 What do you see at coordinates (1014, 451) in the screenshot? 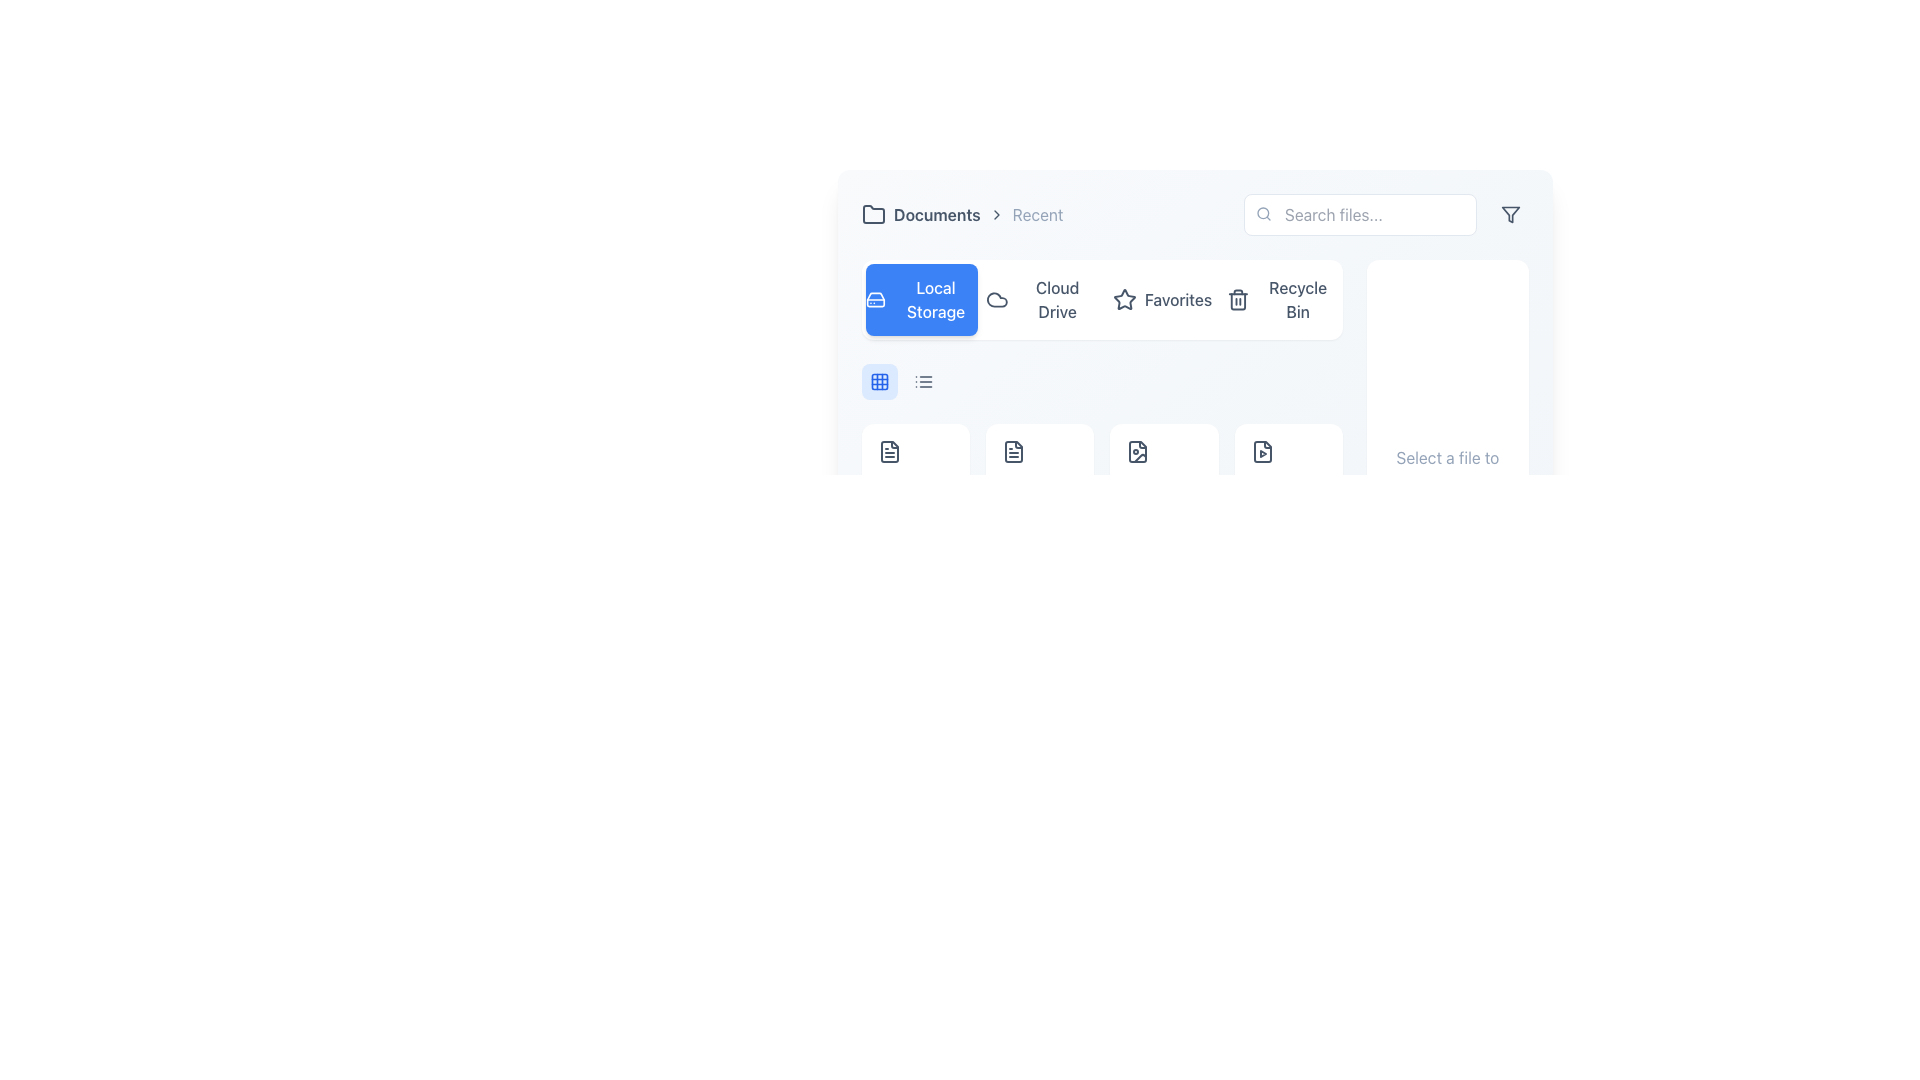
I see `the dark gray document icon, which is the second icon from the left in the toolbar section` at bounding box center [1014, 451].